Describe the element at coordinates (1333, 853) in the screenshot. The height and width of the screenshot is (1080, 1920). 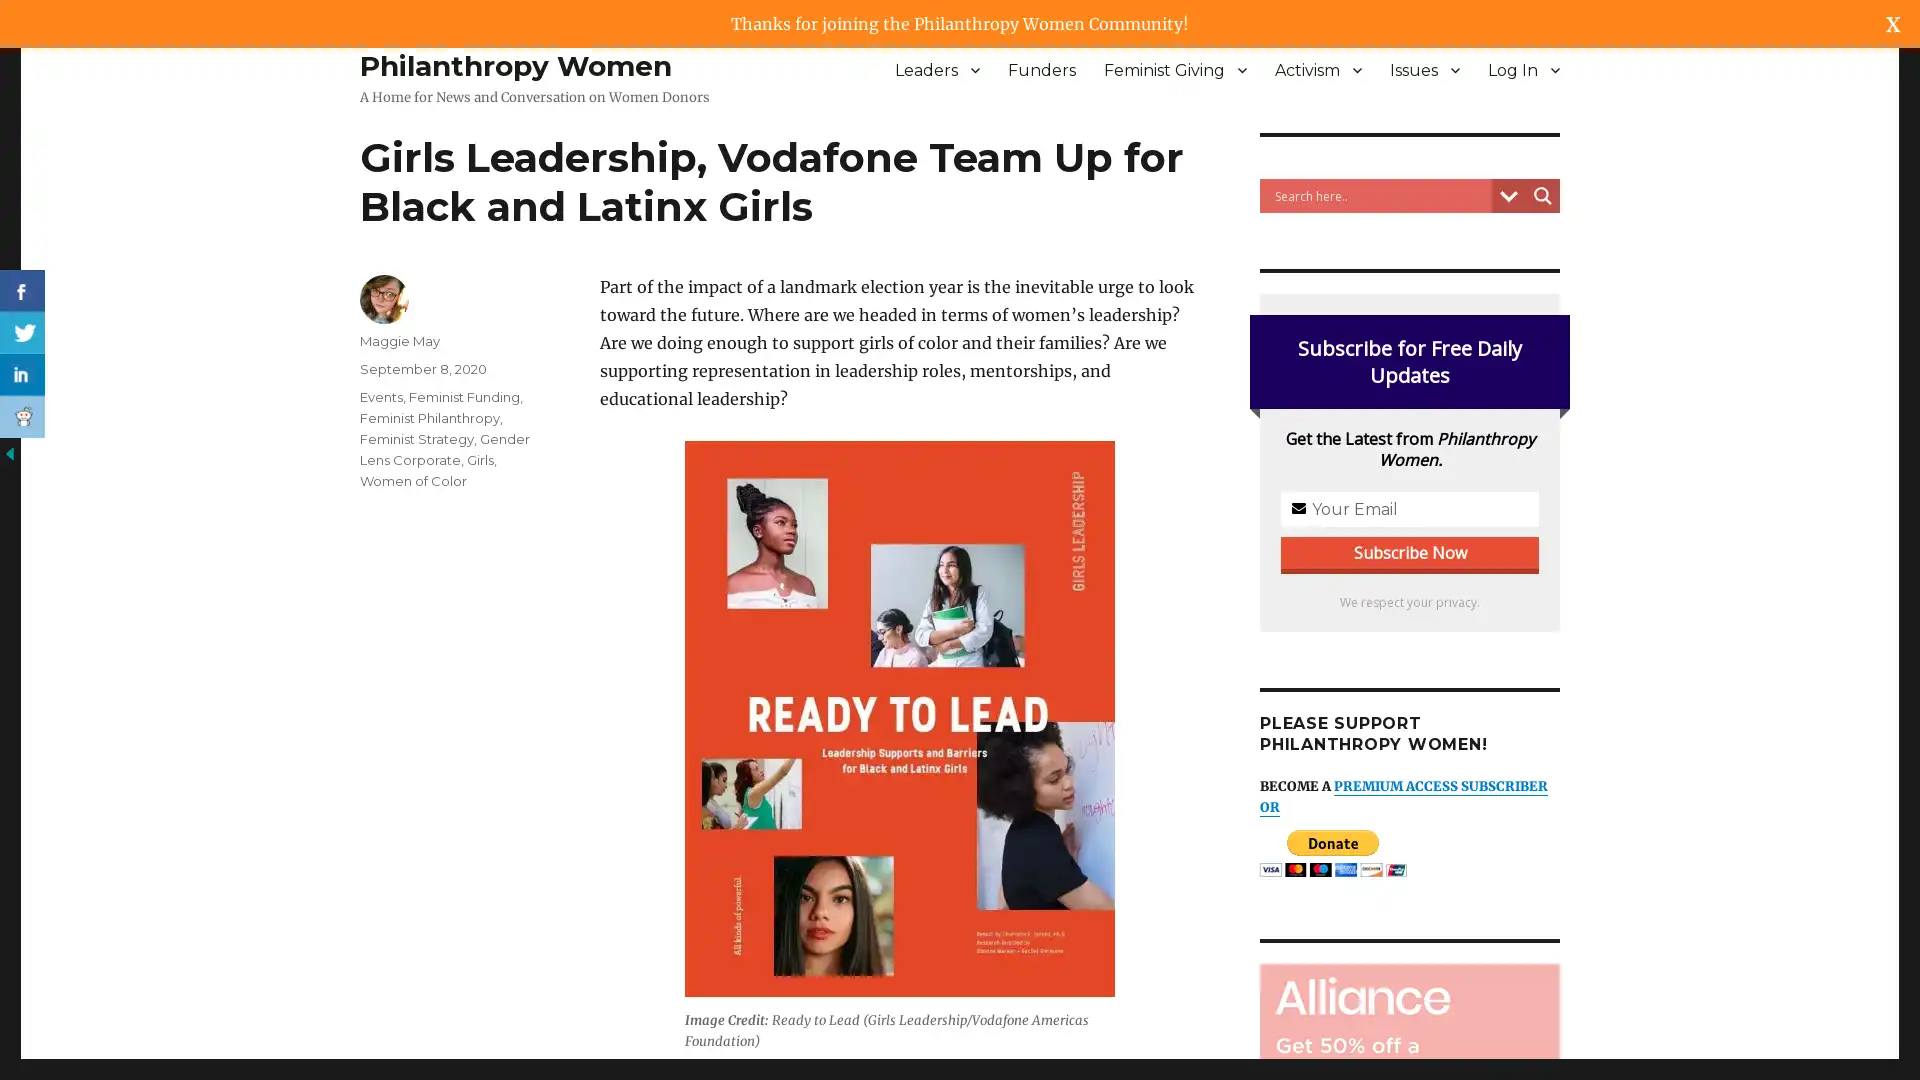
I see `PayPal - The safer, easier way to pay online!` at that location.